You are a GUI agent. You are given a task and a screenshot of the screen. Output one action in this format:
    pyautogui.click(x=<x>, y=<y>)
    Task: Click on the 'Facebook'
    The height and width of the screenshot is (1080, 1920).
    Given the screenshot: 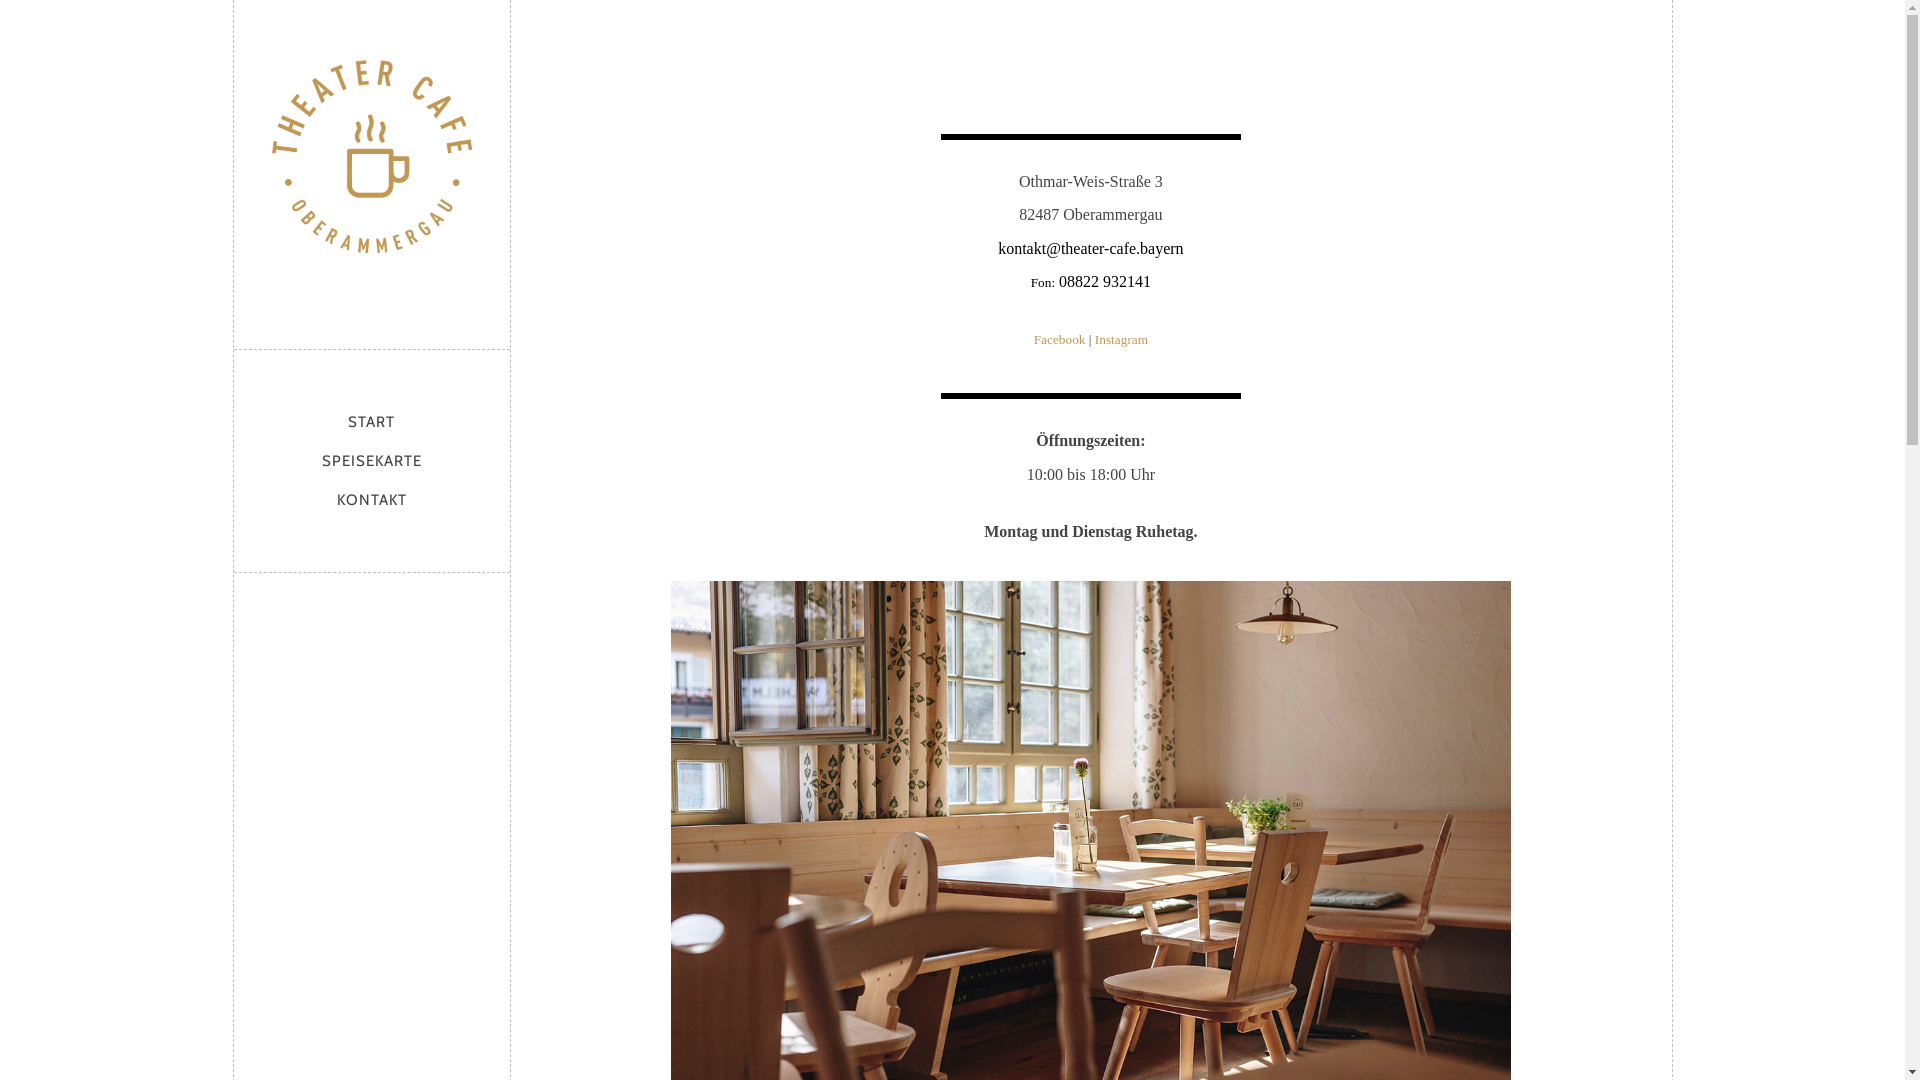 What is the action you would take?
    pyautogui.click(x=1059, y=338)
    